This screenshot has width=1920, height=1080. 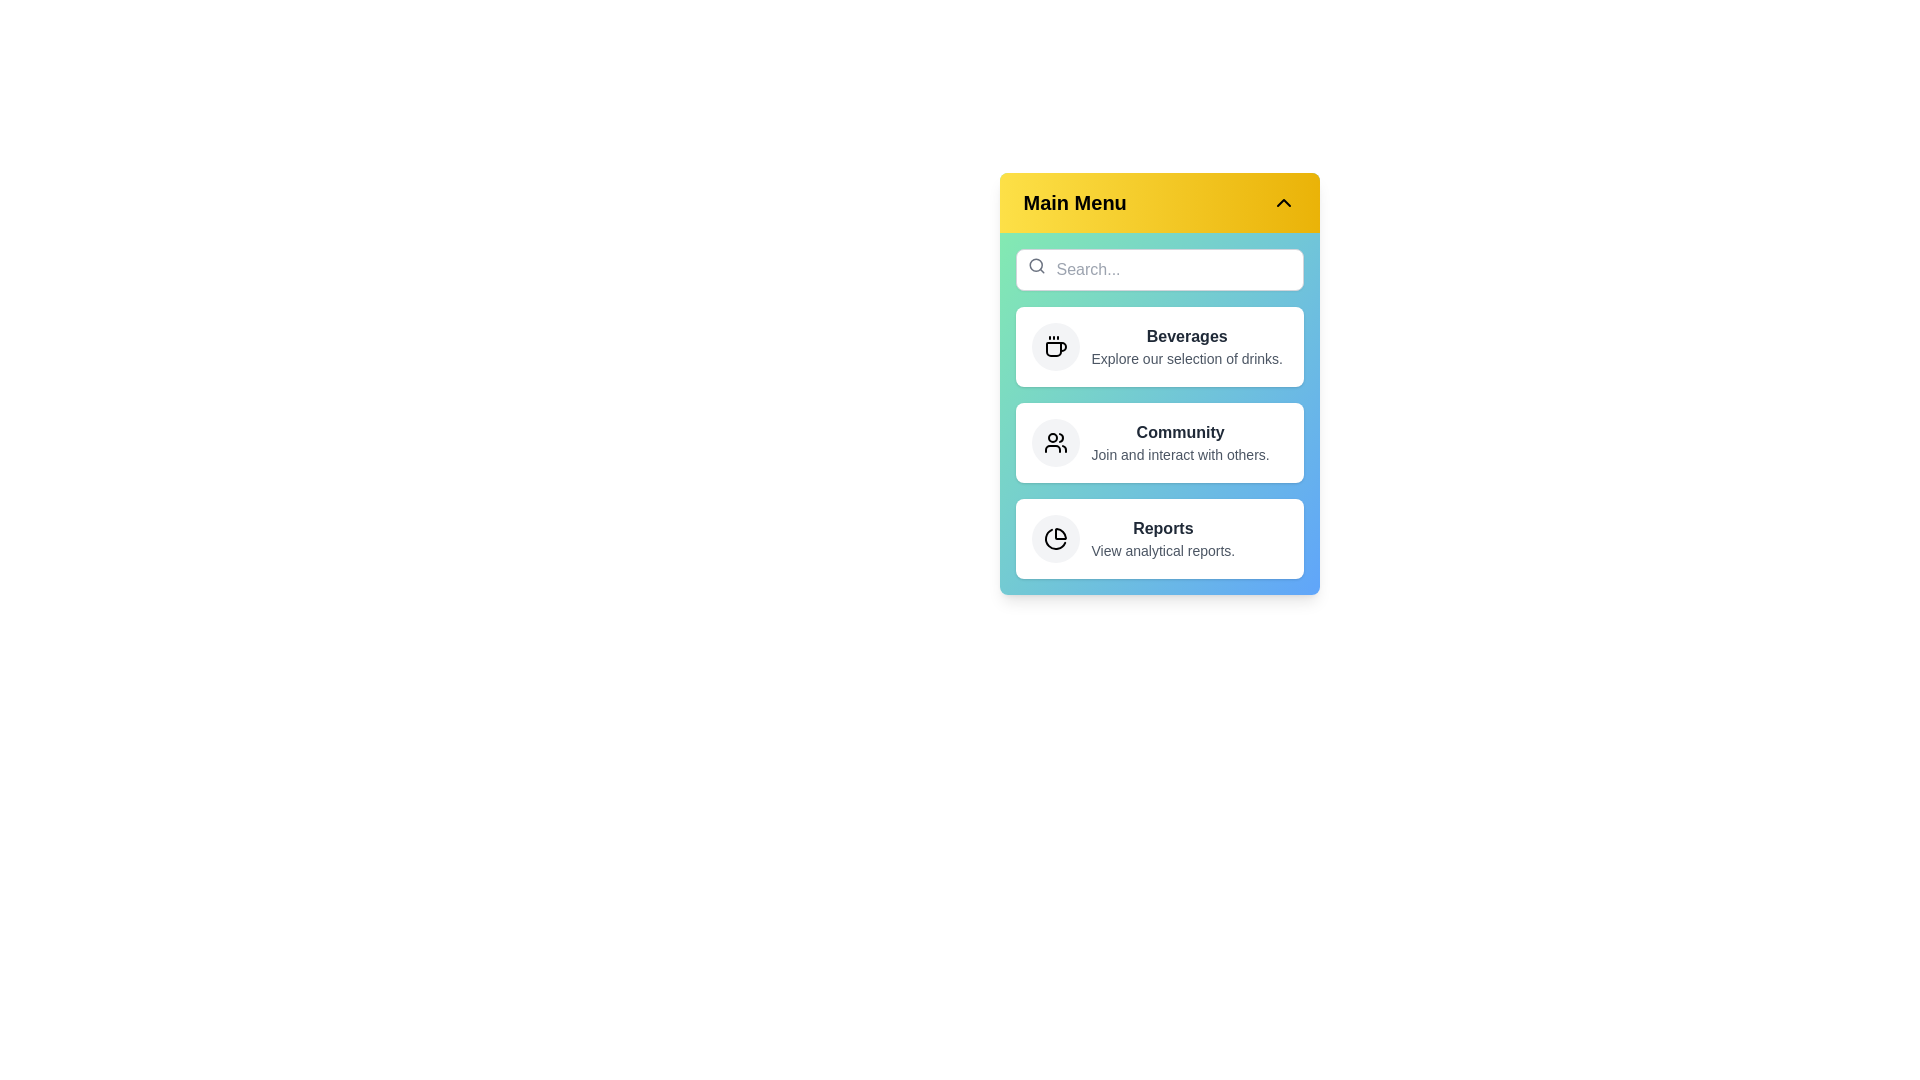 I want to click on the menu item Beverages to view its details, so click(x=1159, y=346).